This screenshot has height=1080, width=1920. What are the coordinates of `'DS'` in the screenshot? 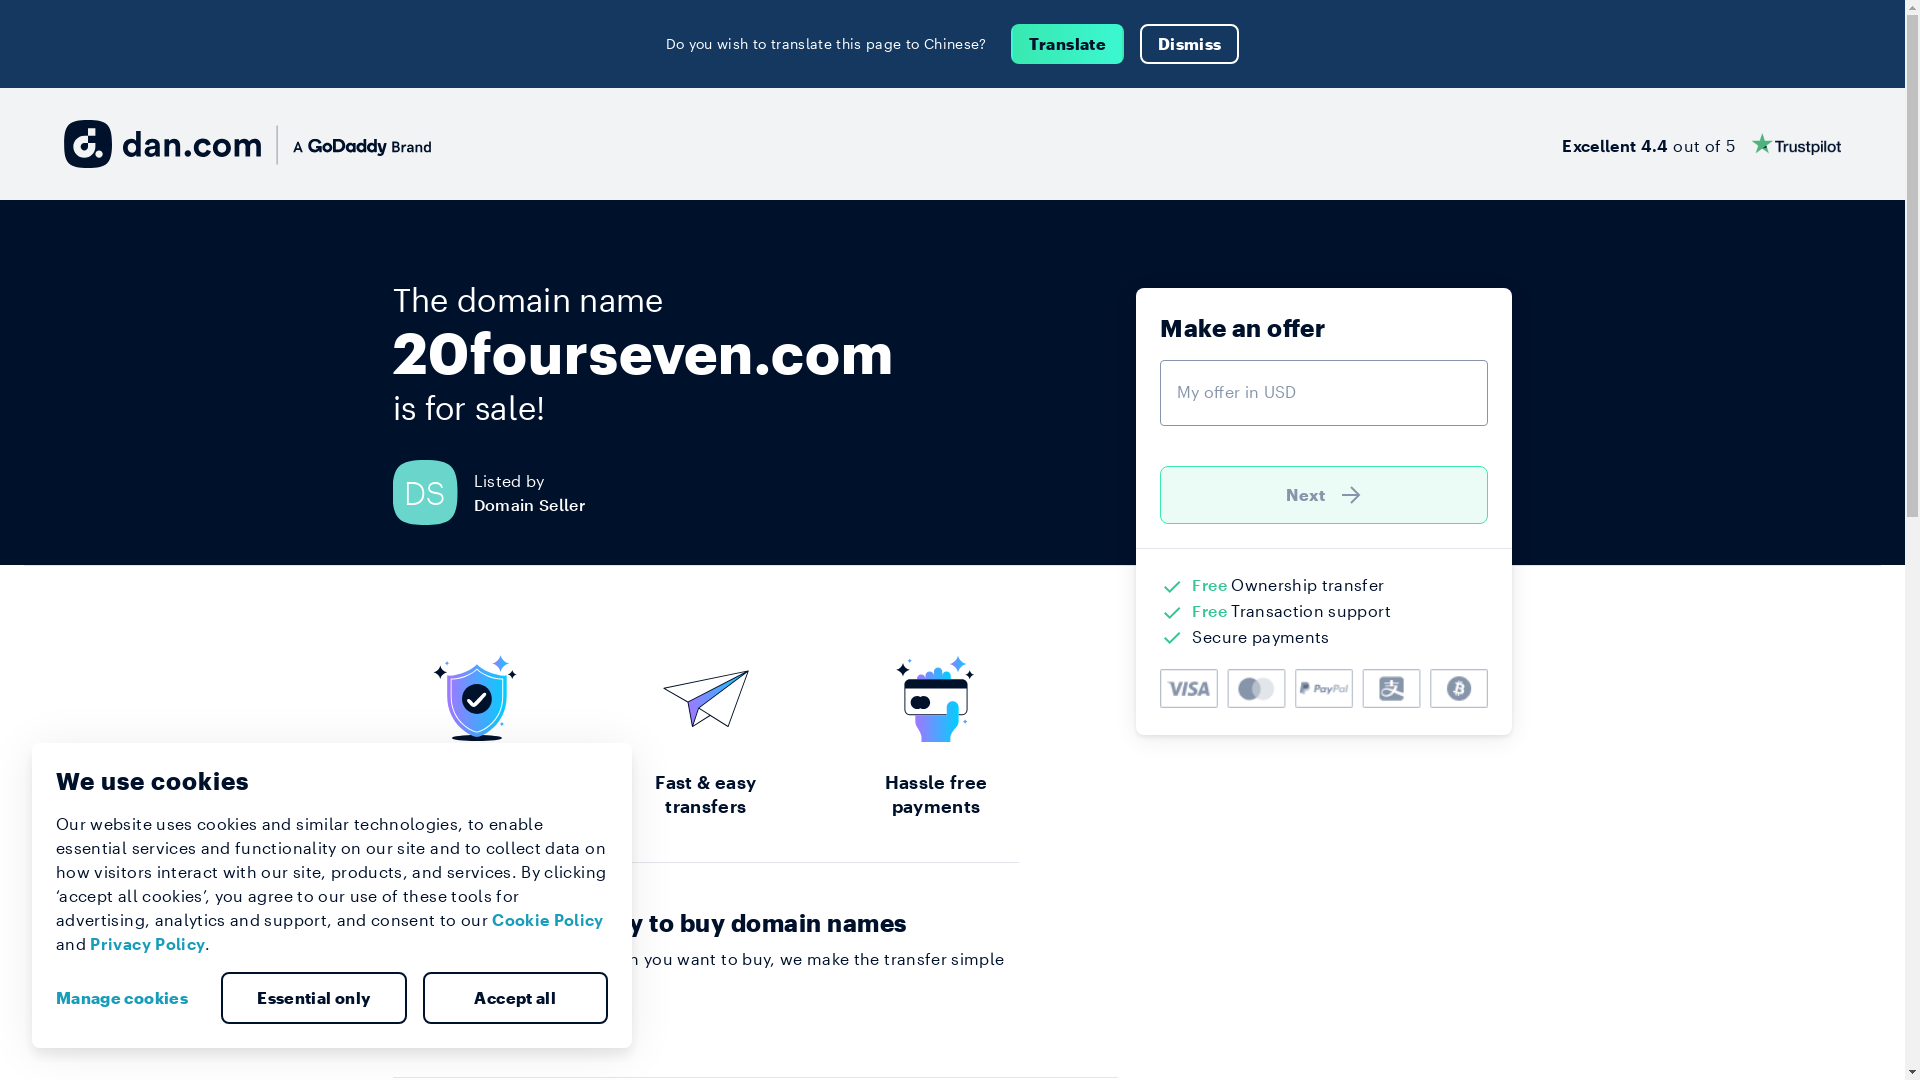 It's located at (431, 492).